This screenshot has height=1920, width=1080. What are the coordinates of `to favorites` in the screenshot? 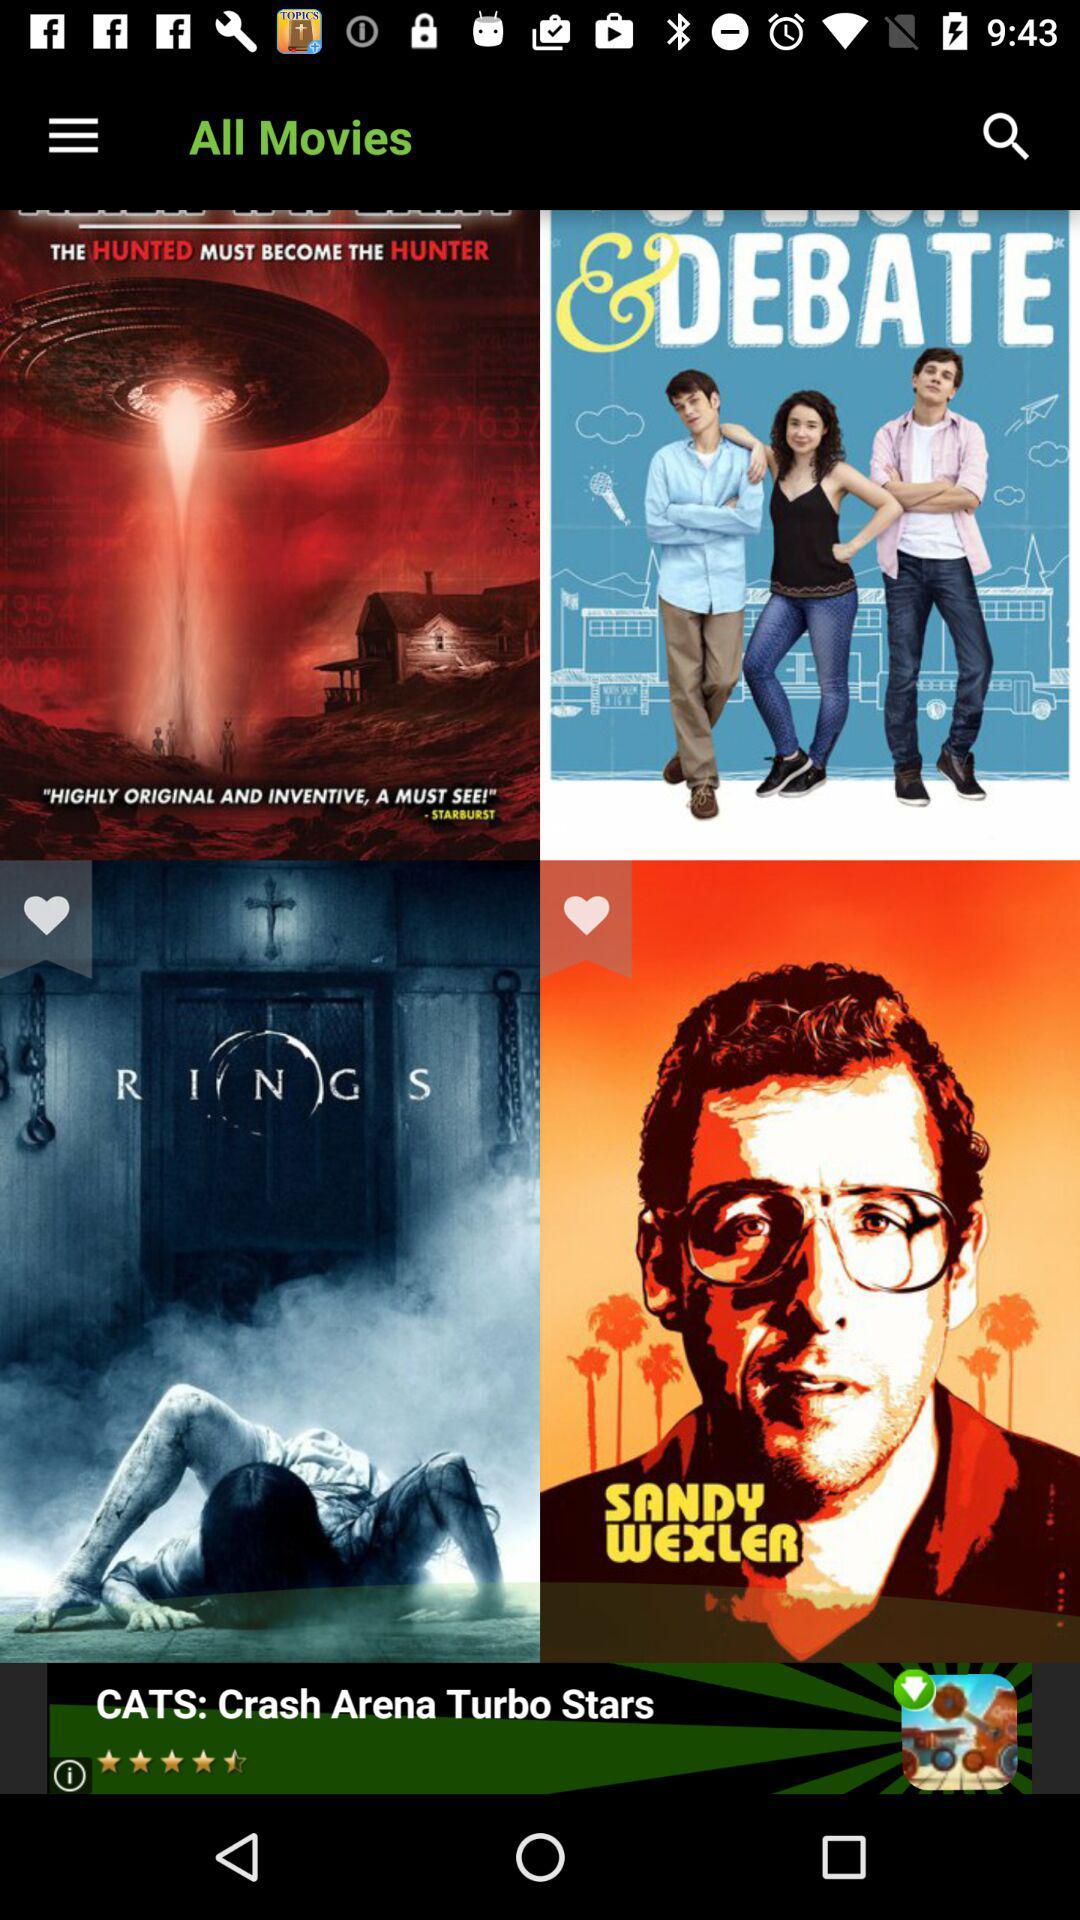 It's located at (598, 918).